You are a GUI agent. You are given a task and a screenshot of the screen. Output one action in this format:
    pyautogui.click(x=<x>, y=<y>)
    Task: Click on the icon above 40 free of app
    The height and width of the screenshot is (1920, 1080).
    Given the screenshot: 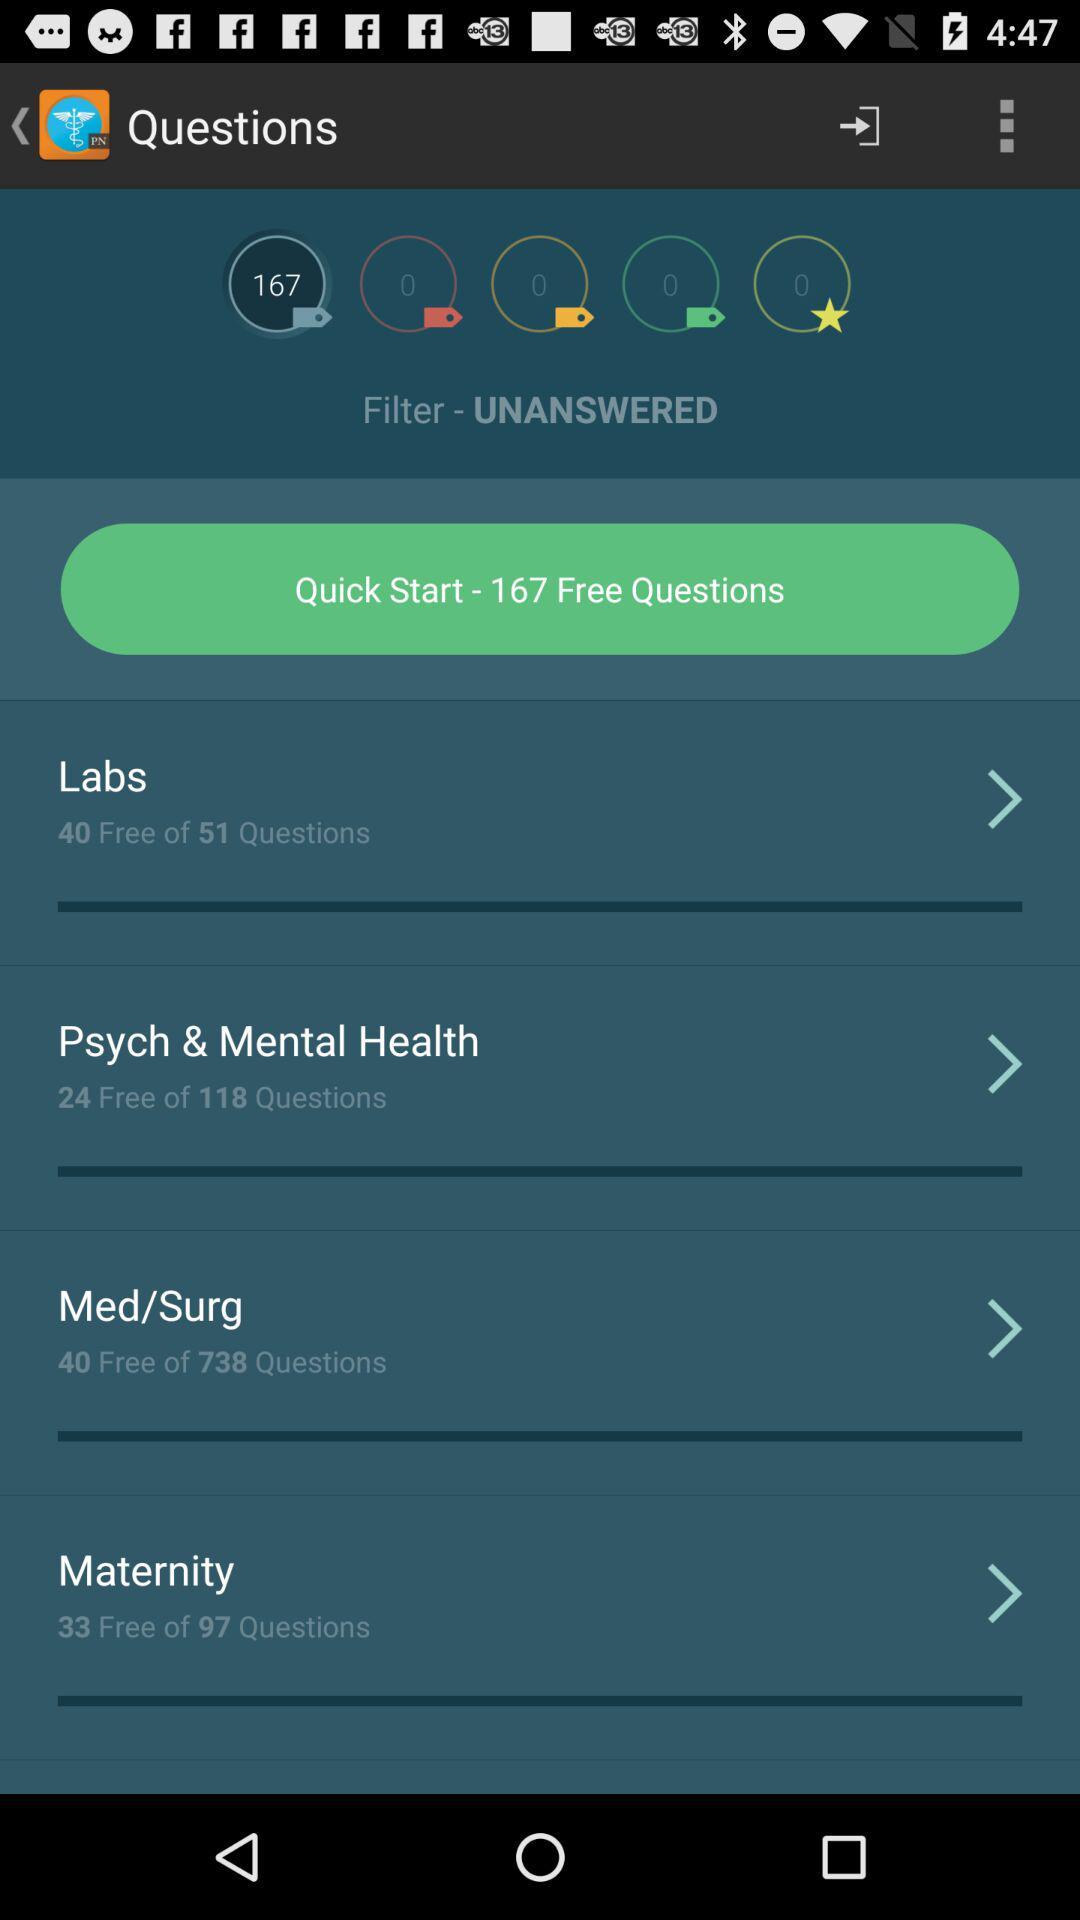 What is the action you would take?
    pyautogui.click(x=102, y=773)
    